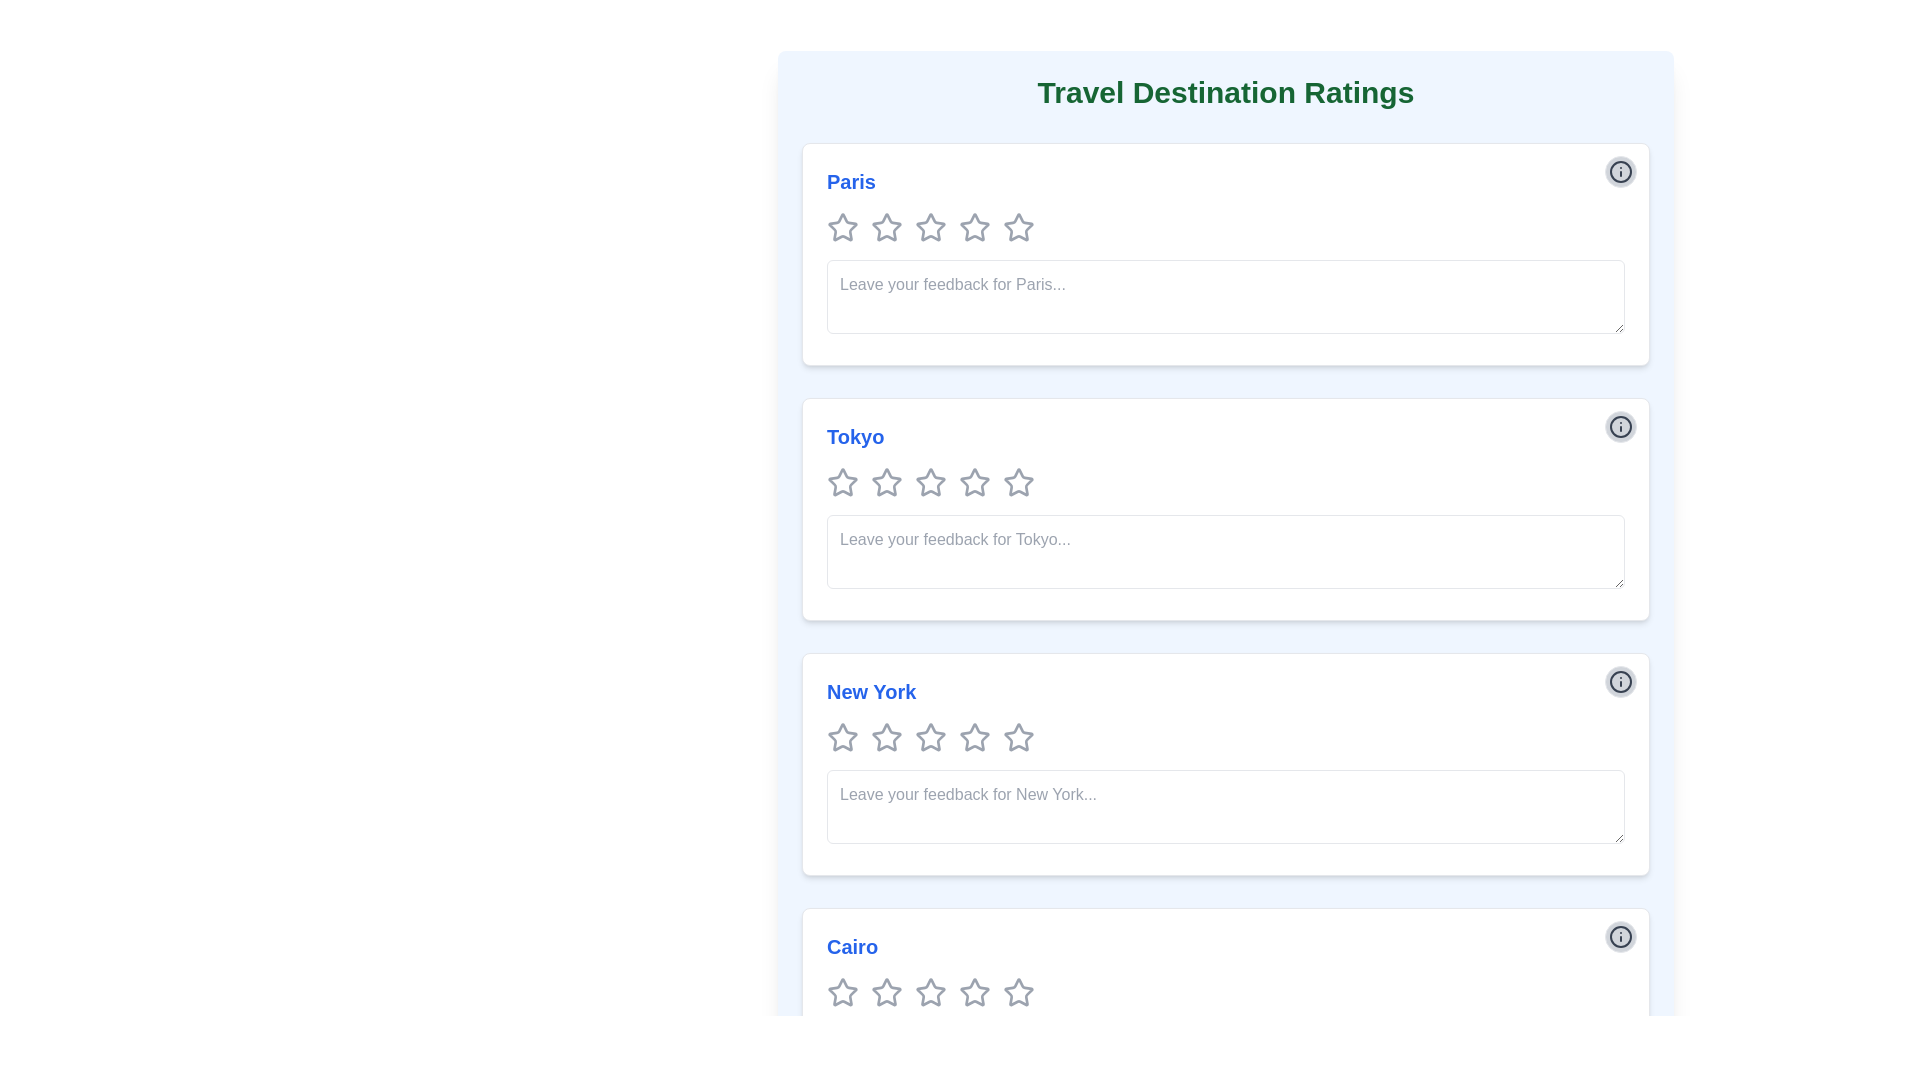 This screenshot has height=1080, width=1920. What do you see at coordinates (1017, 736) in the screenshot?
I see `the third star icon in the rating system under the 'New York' section` at bounding box center [1017, 736].